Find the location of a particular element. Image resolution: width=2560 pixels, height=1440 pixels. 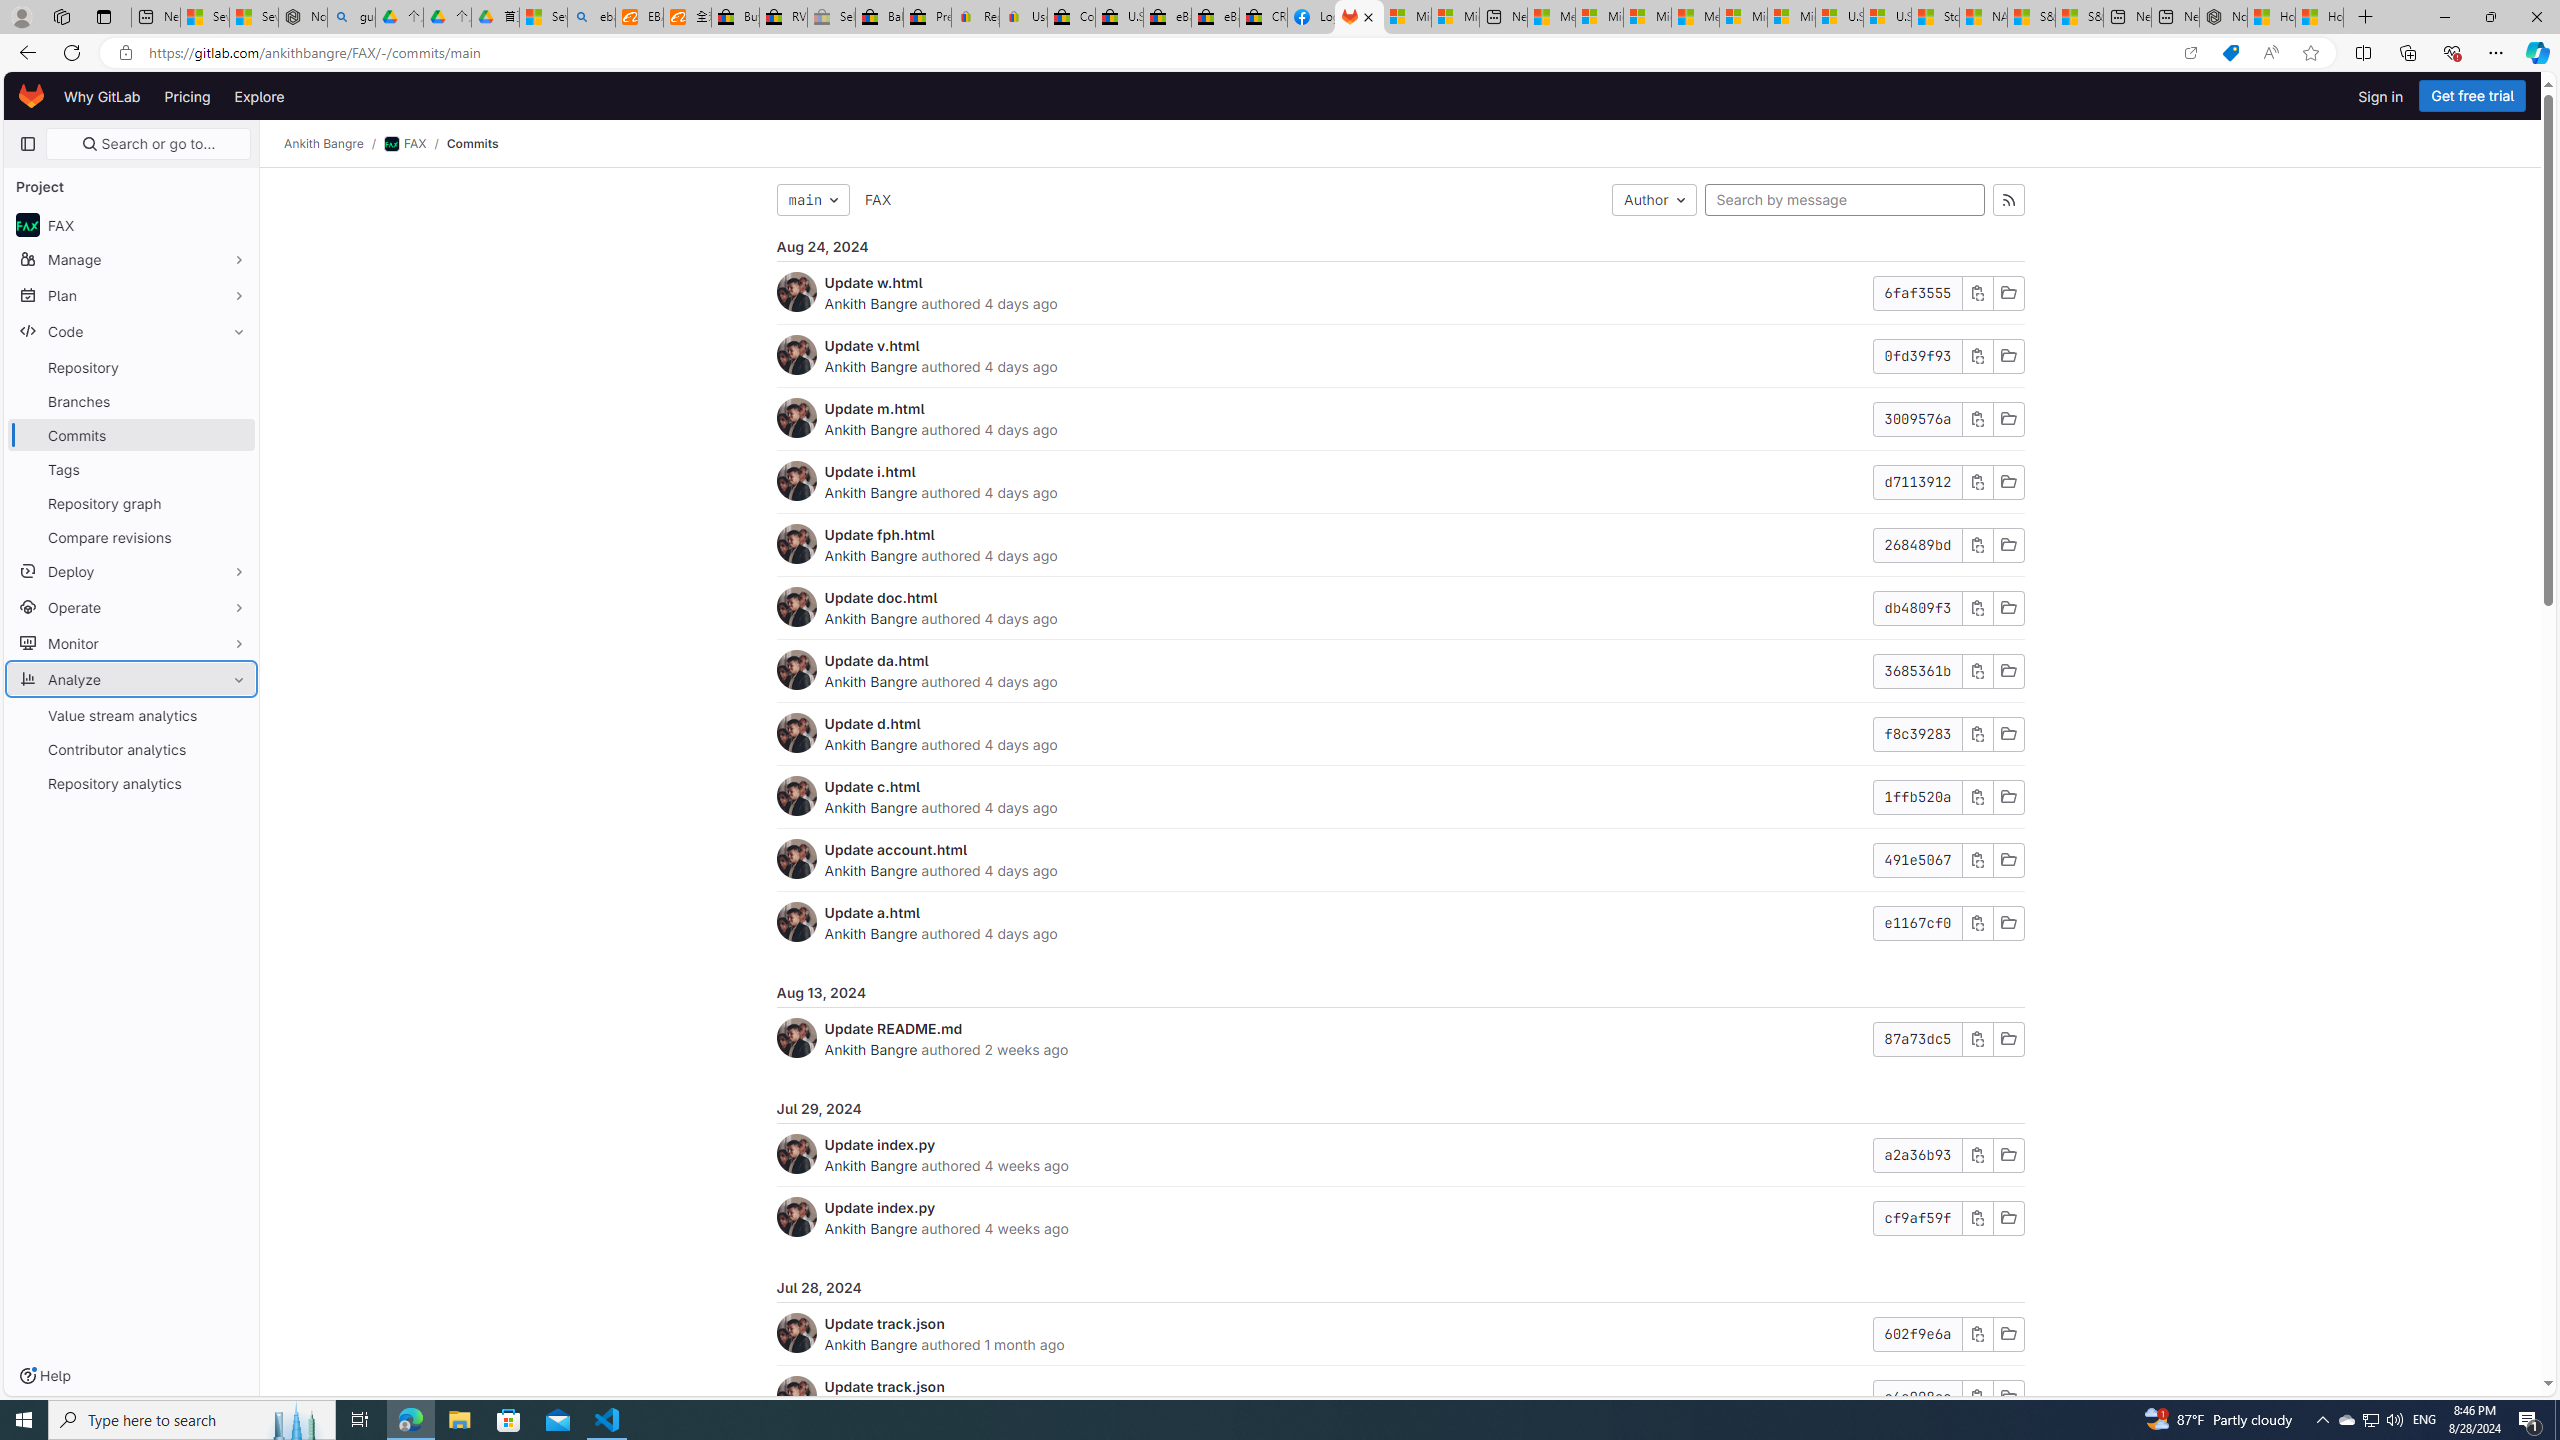

'Update track.json' is located at coordinates (884, 1386).